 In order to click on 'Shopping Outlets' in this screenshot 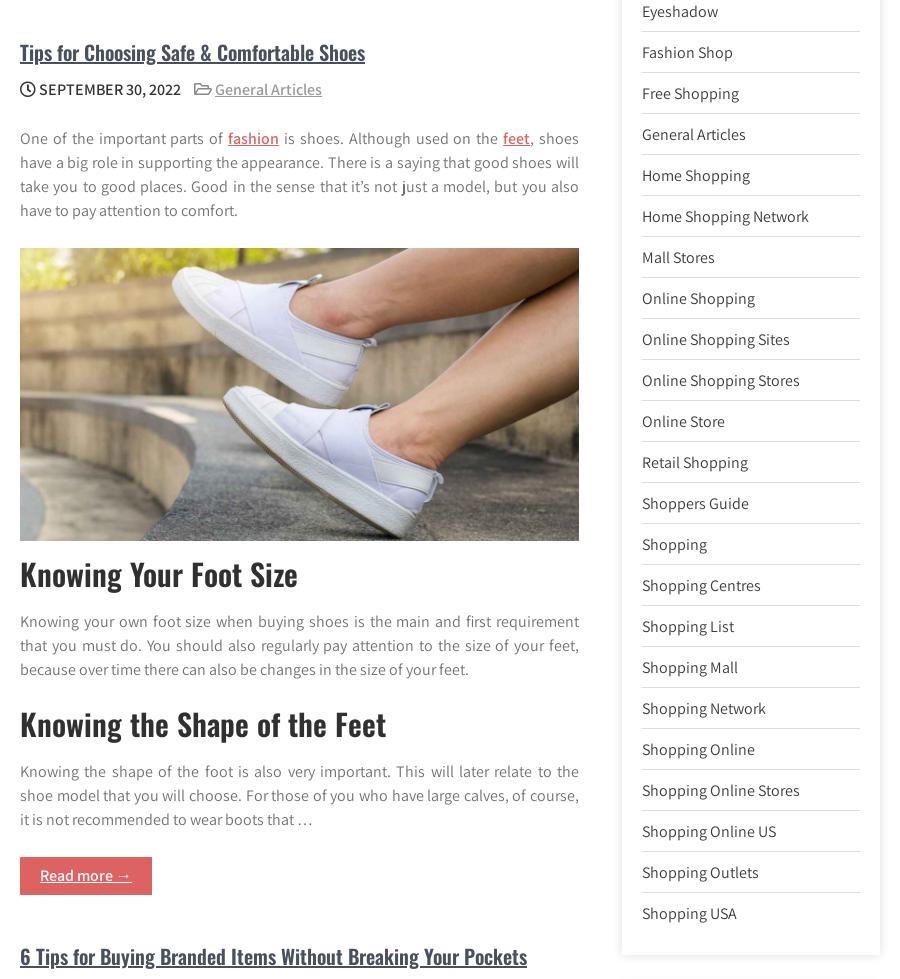, I will do `click(699, 870)`.